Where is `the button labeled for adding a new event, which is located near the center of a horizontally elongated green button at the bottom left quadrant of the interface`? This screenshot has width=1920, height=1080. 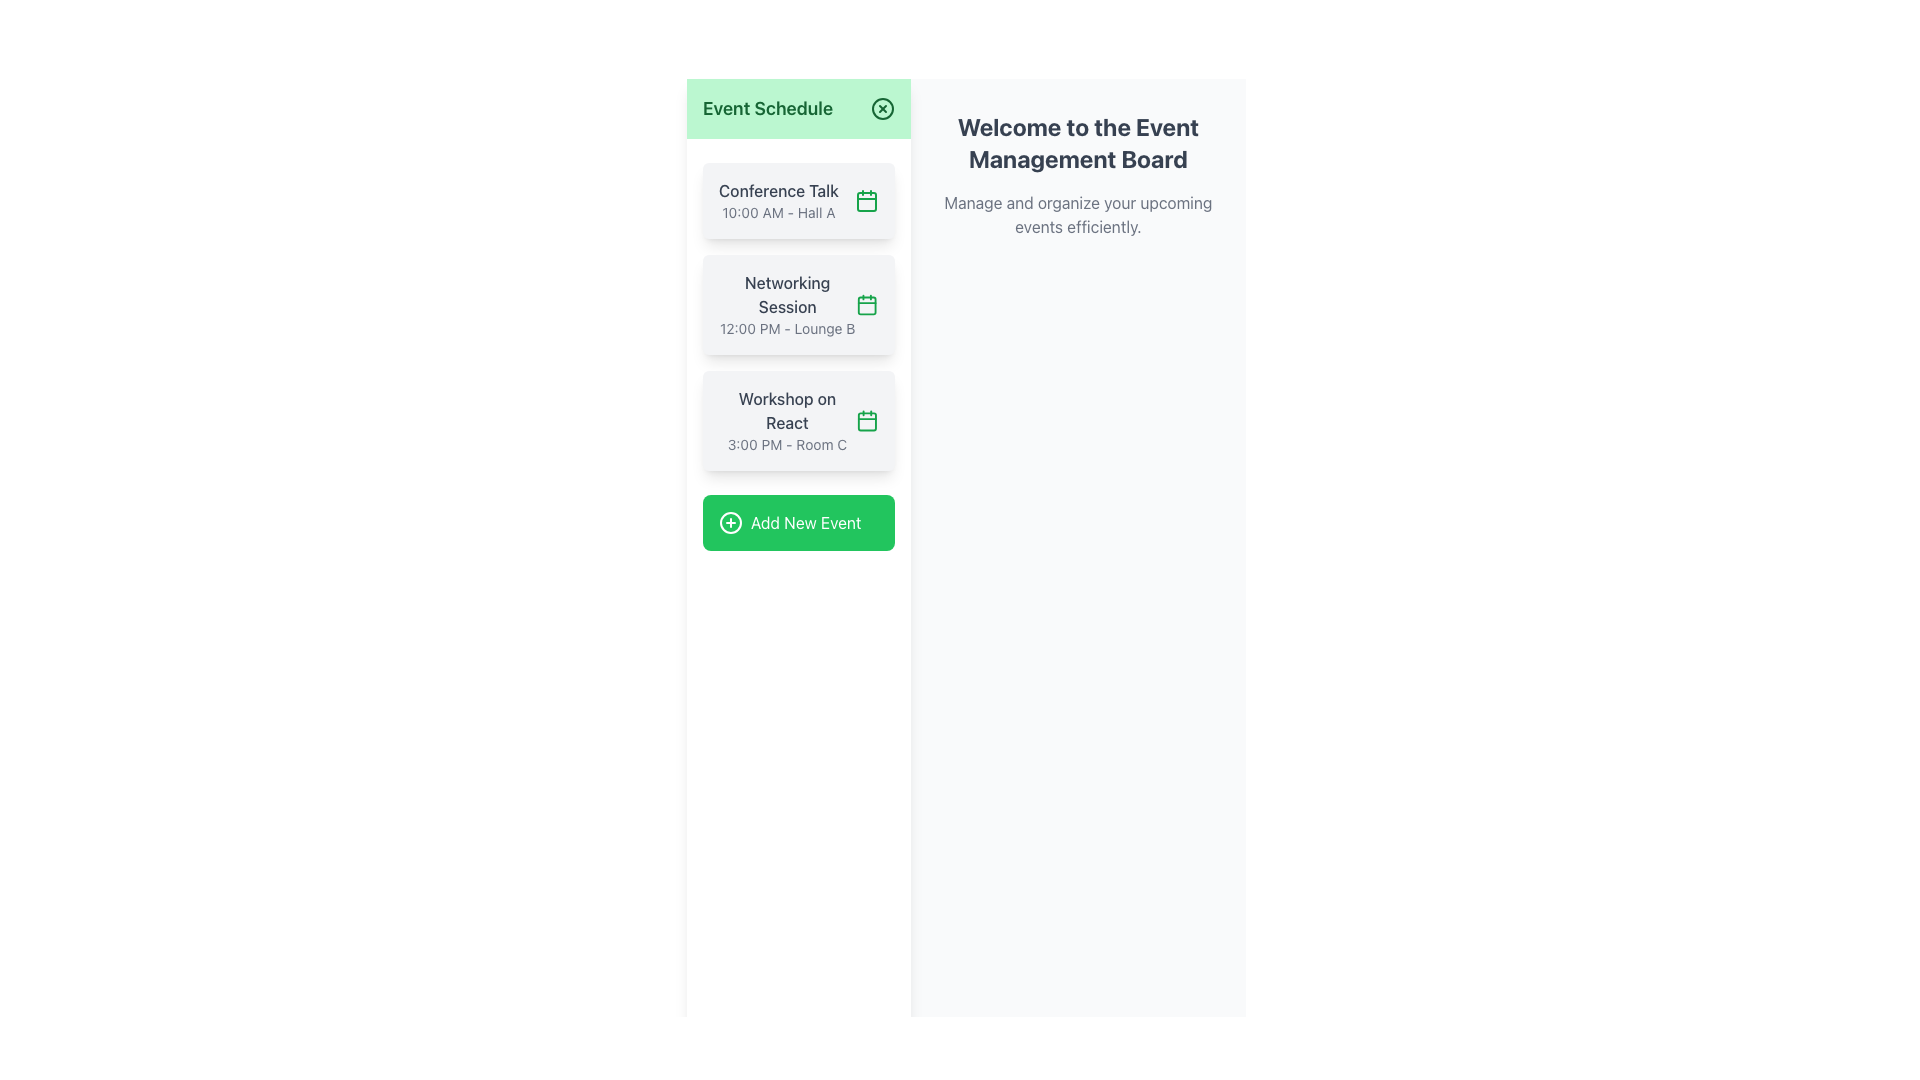 the button labeled for adding a new event, which is located near the center of a horizontally elongated green button at the bottom left quadrant of the interface is located at coordinates (806, 522).